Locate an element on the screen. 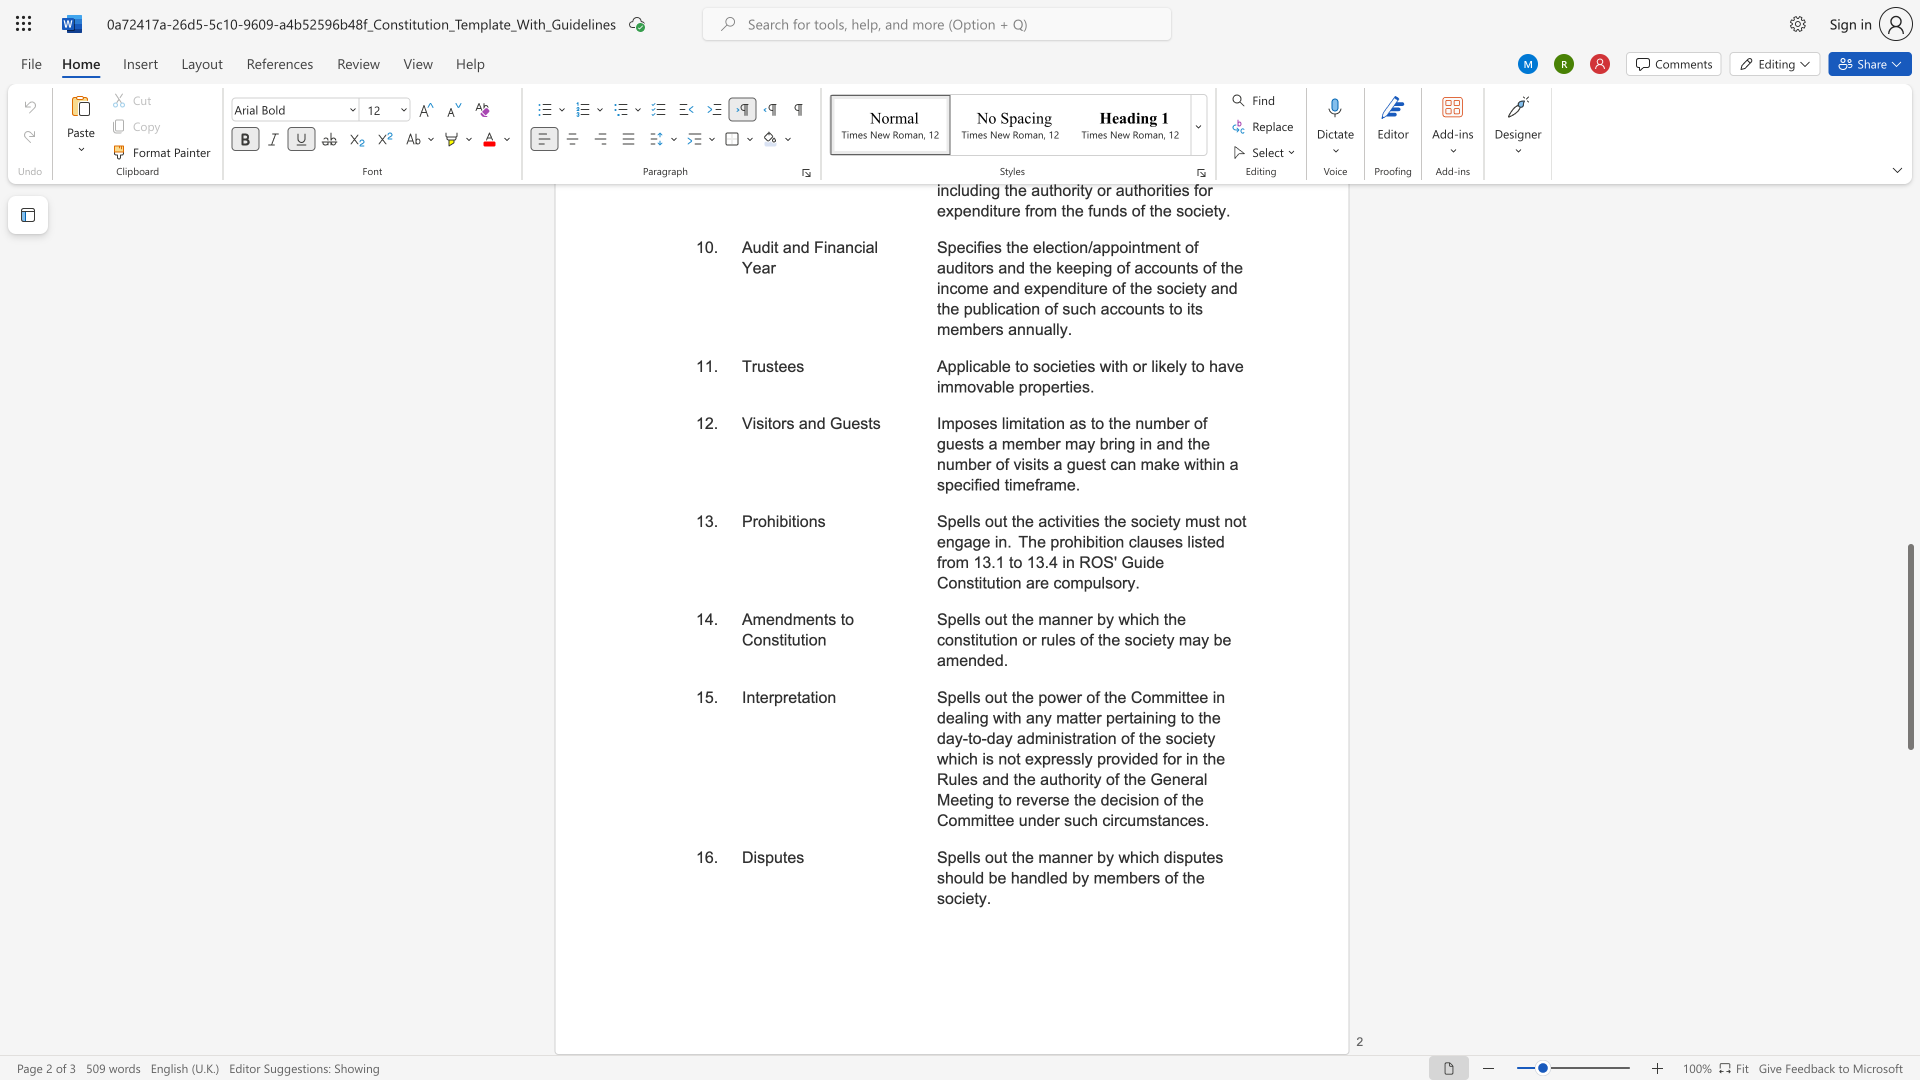  the subset text "nter" within the text "Interpretation" is located at coordinates (745, 696).